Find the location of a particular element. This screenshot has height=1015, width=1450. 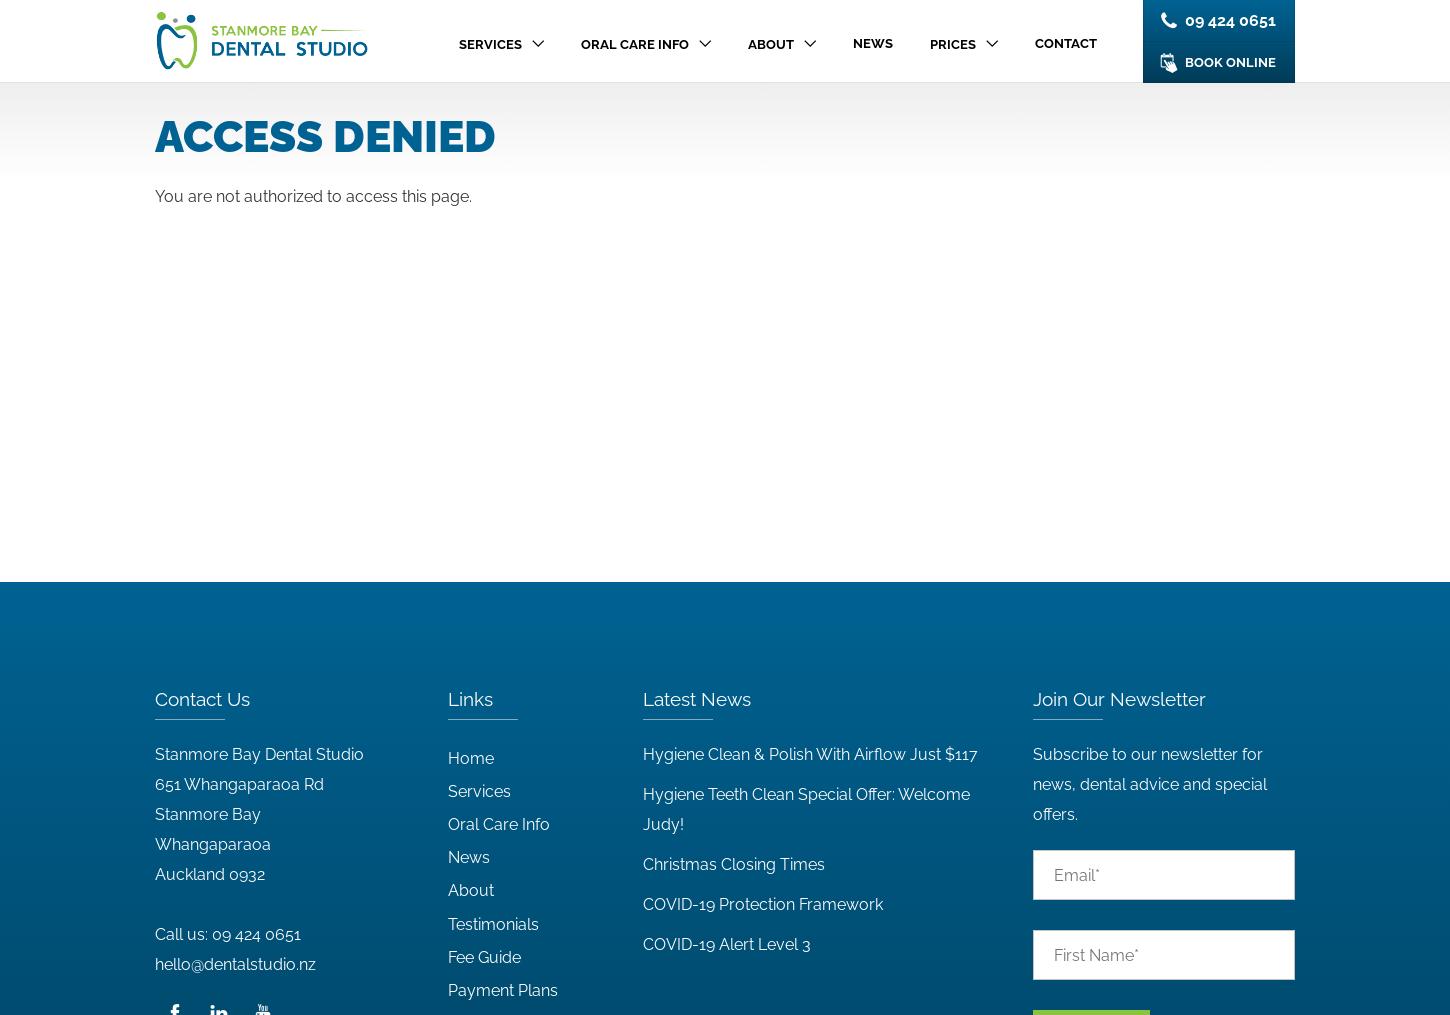

'Subscribe to our newsletter for news, dental advice and special offers.' is located at coordinates (1147, 783).